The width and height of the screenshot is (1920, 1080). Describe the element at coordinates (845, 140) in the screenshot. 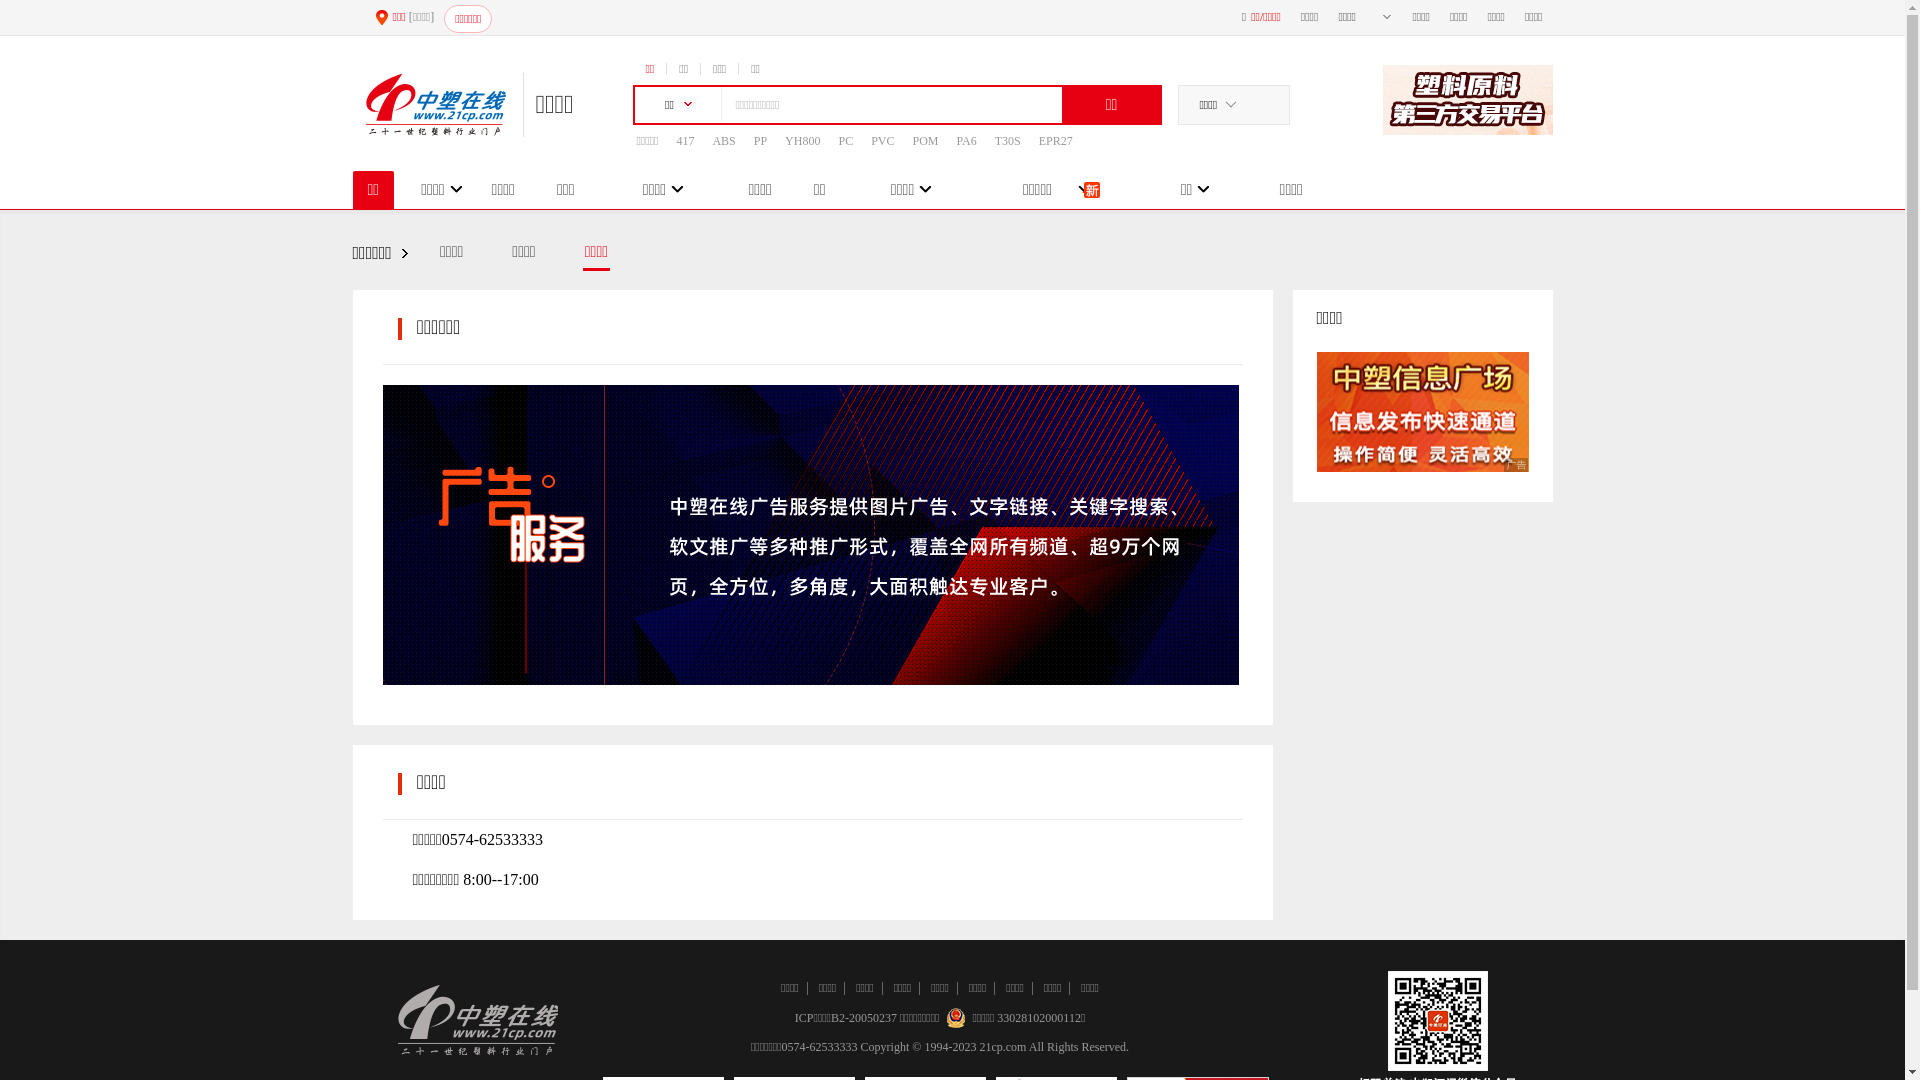

I see `'PC'` at that location.